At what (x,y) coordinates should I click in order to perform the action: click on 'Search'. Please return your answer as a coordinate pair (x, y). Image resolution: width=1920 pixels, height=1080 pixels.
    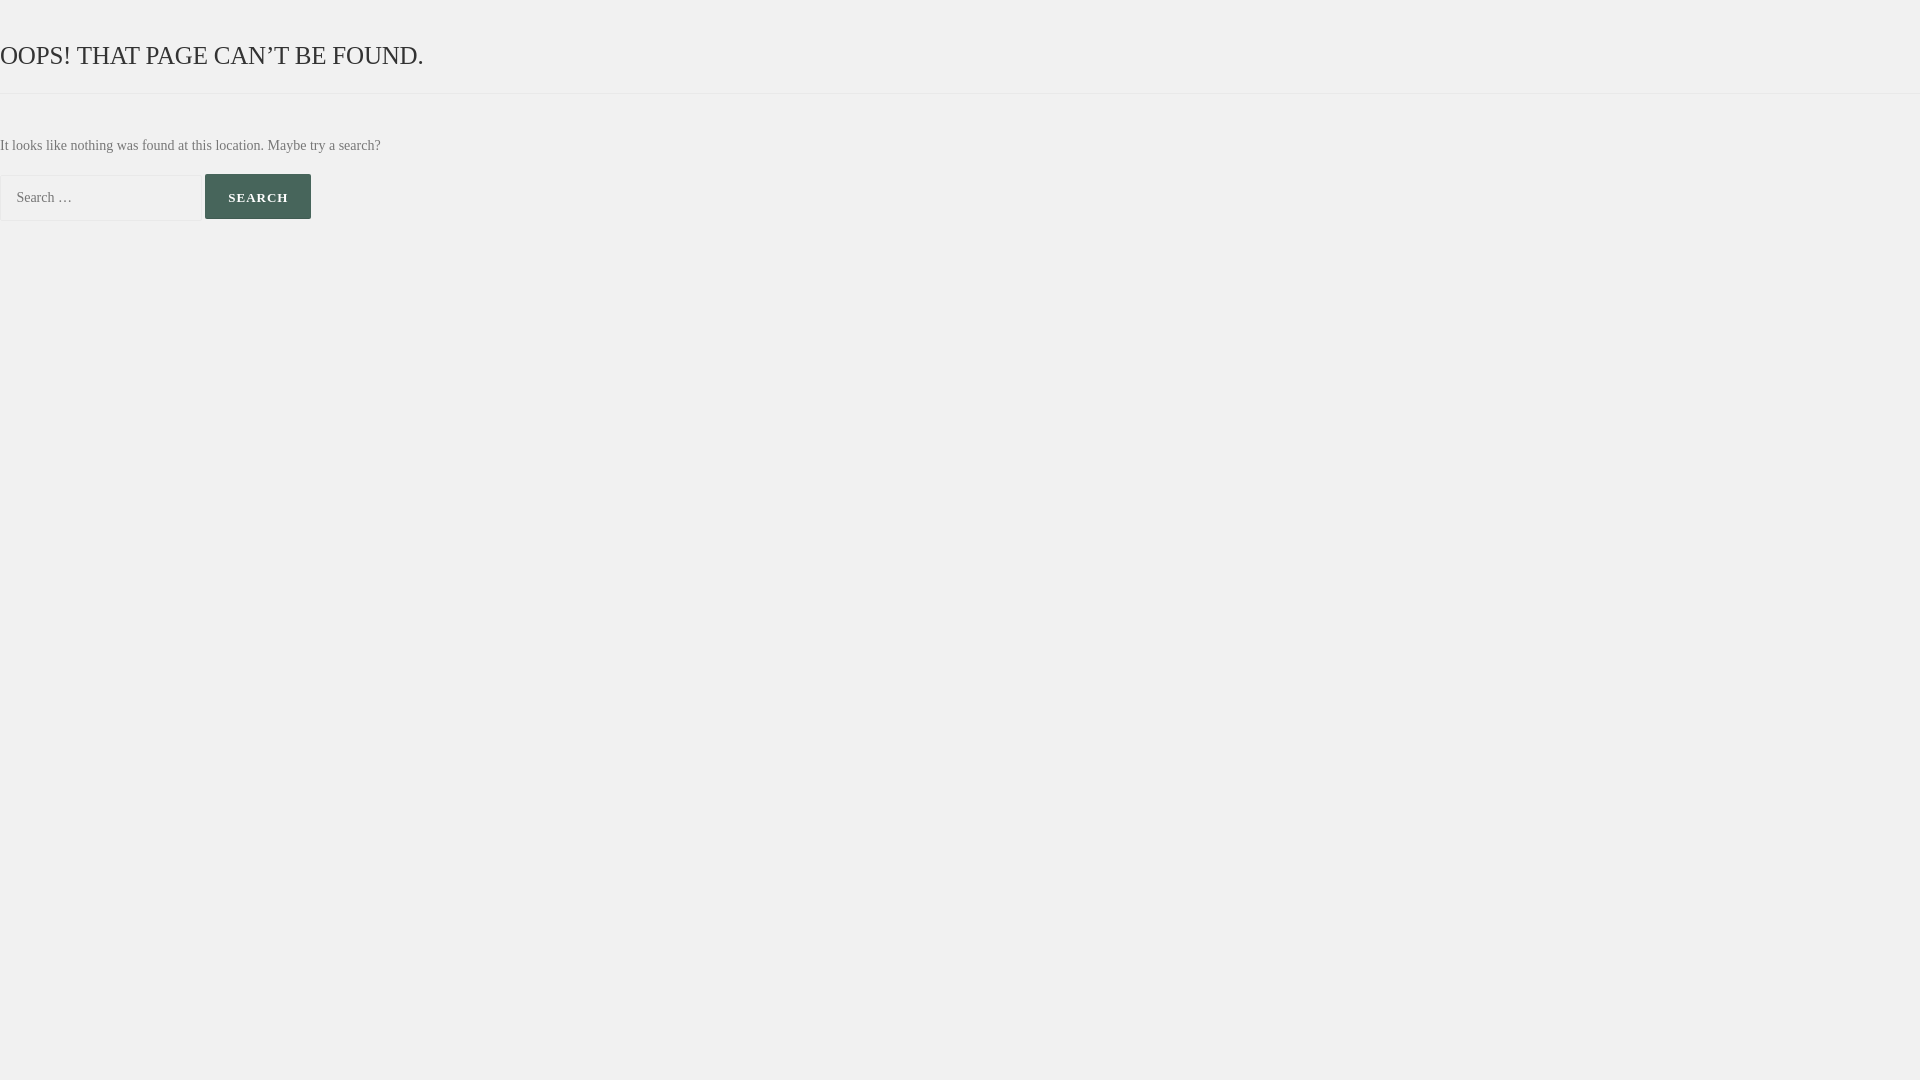
    Looking at the image, I should click on (257, 196).